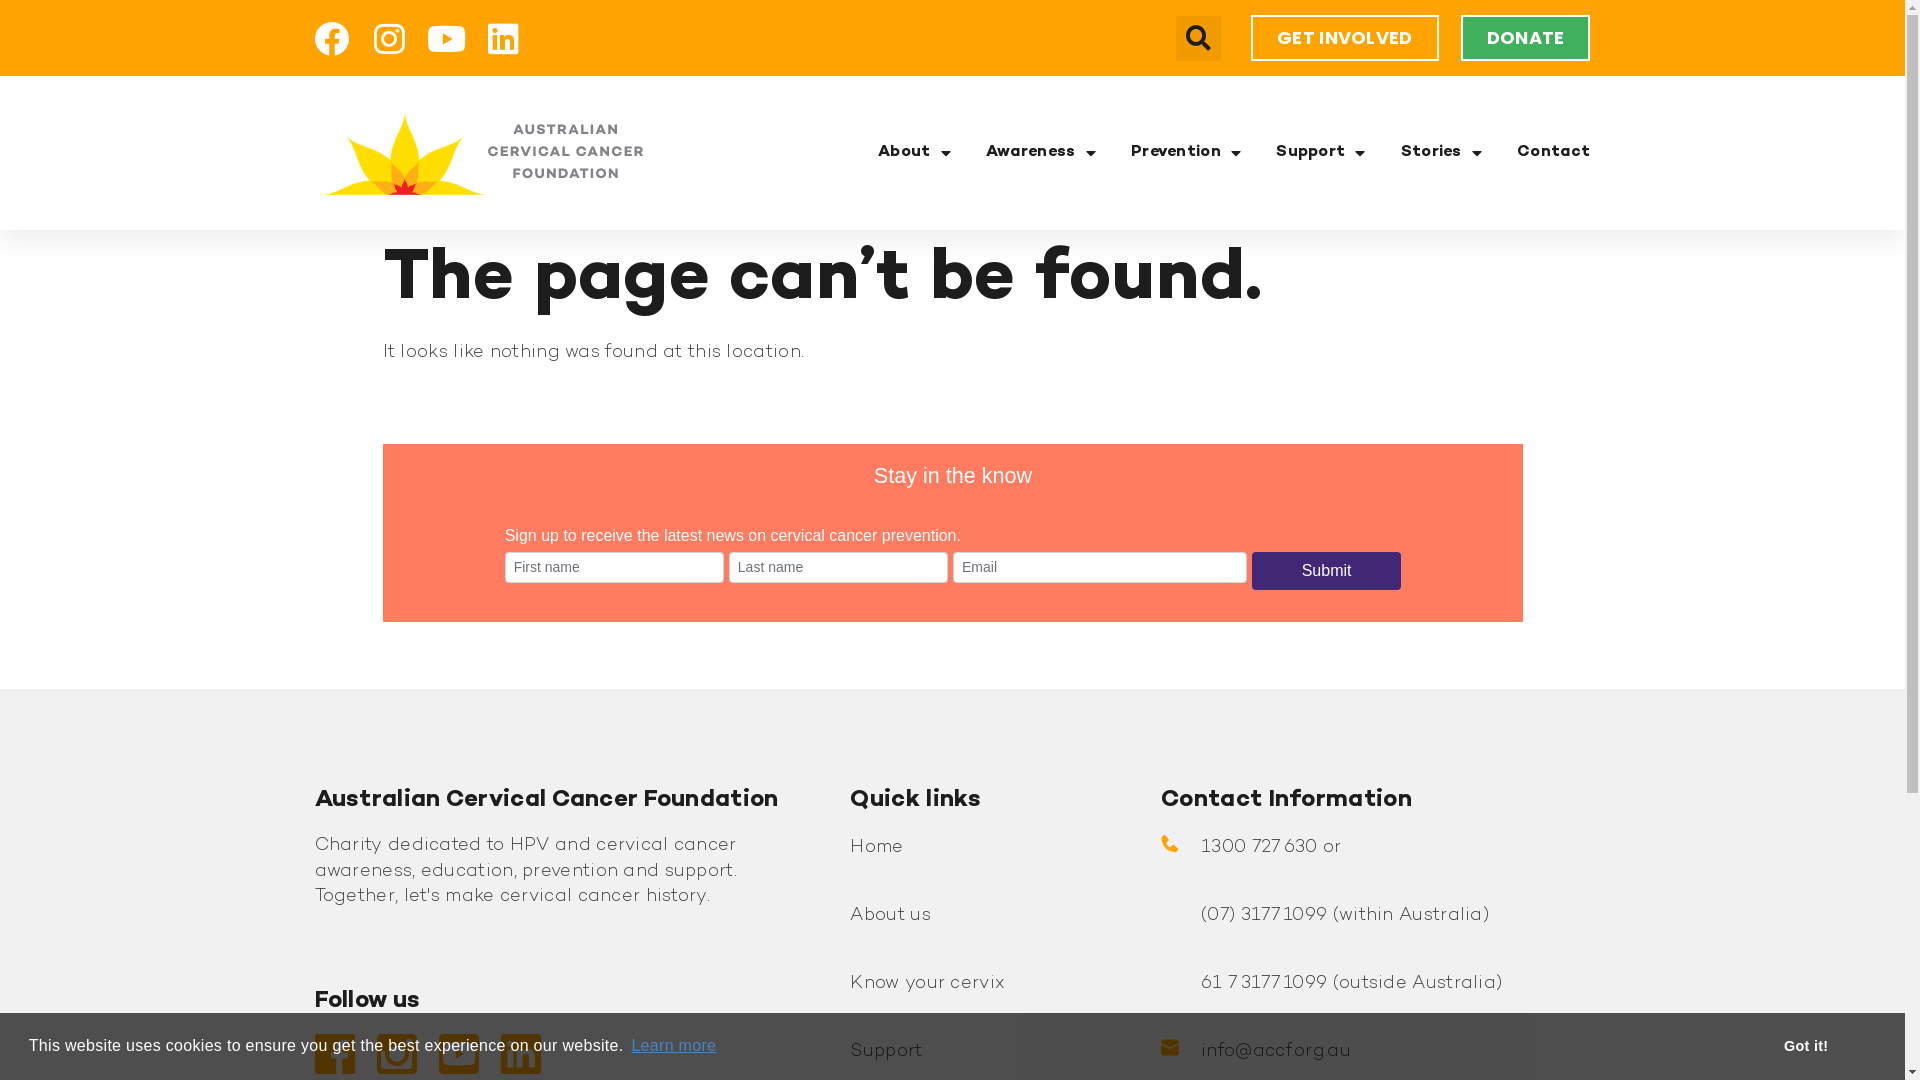 This screenshot has height=1080, width=1920. Describe the element at coordinates (885, 1050) in the screenshot. I see `'Support'` at that location.